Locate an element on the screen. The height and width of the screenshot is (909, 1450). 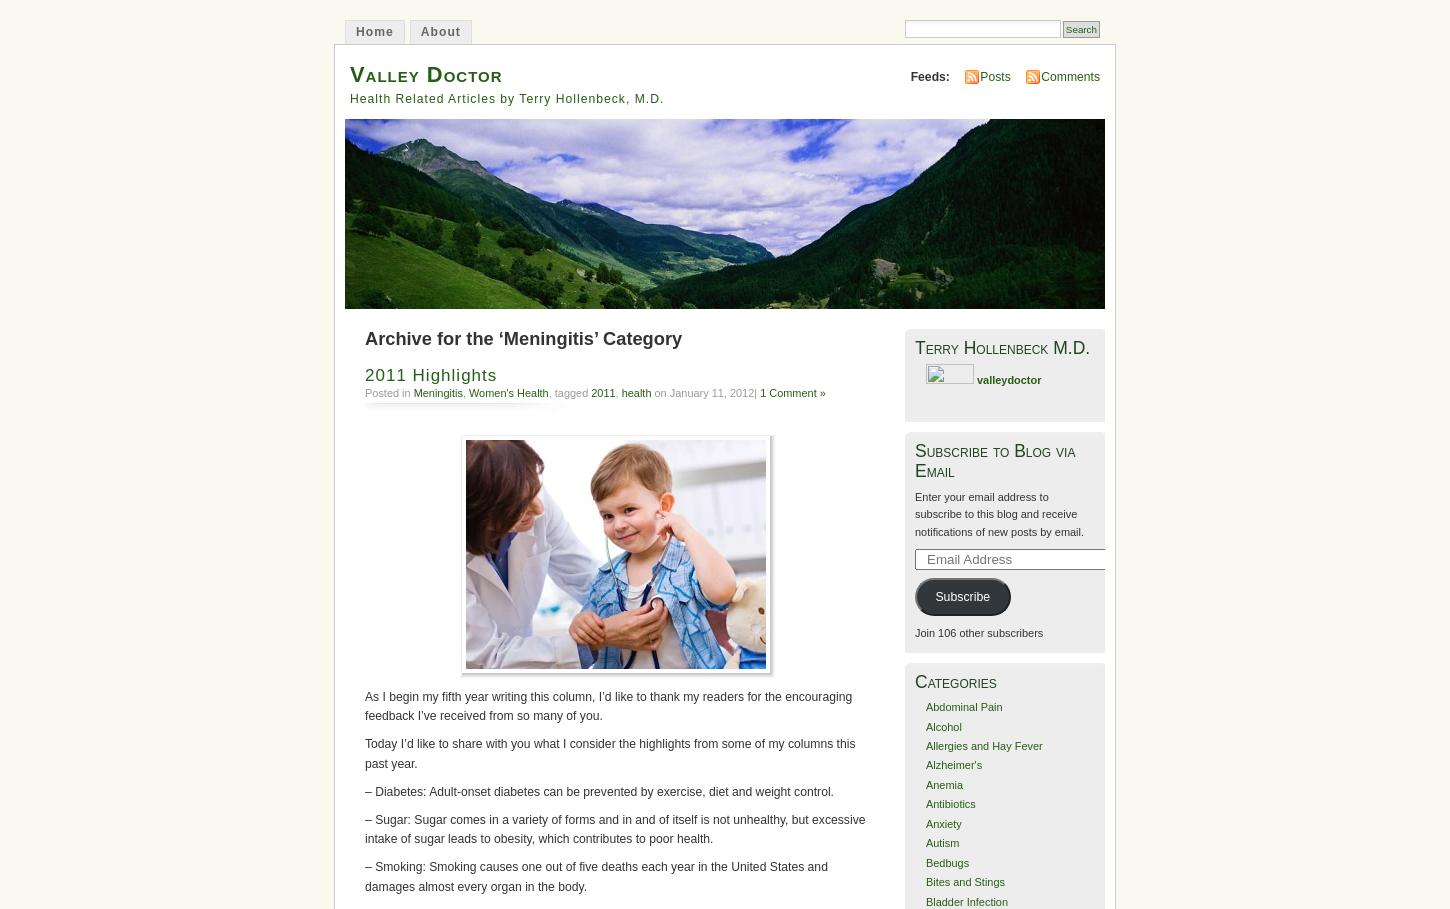
', tagged' is located at coordinates (569, 392).